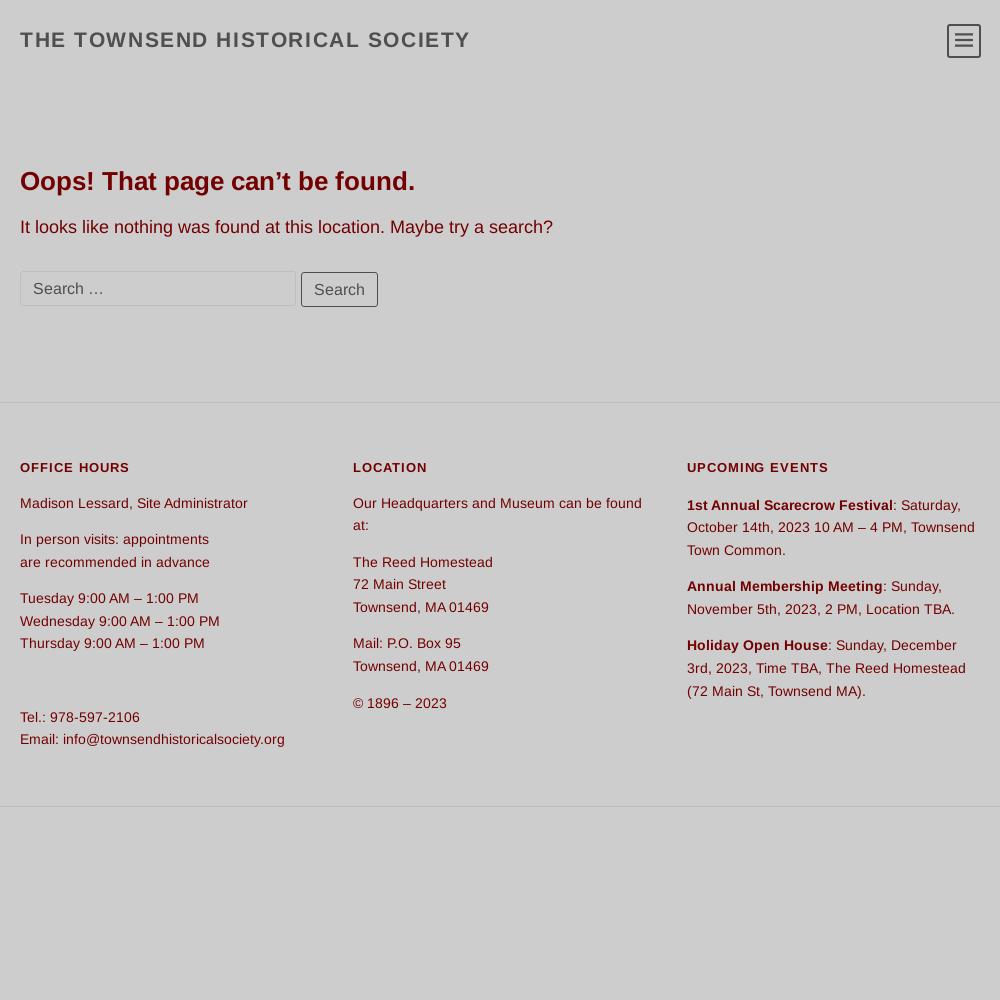  What do you see at coordinates (686, 596) in the screenshot?
I see `': Sunday, November 5th, 2023, 2 PM, Location TBA.'` at bounding box center [686, 596].